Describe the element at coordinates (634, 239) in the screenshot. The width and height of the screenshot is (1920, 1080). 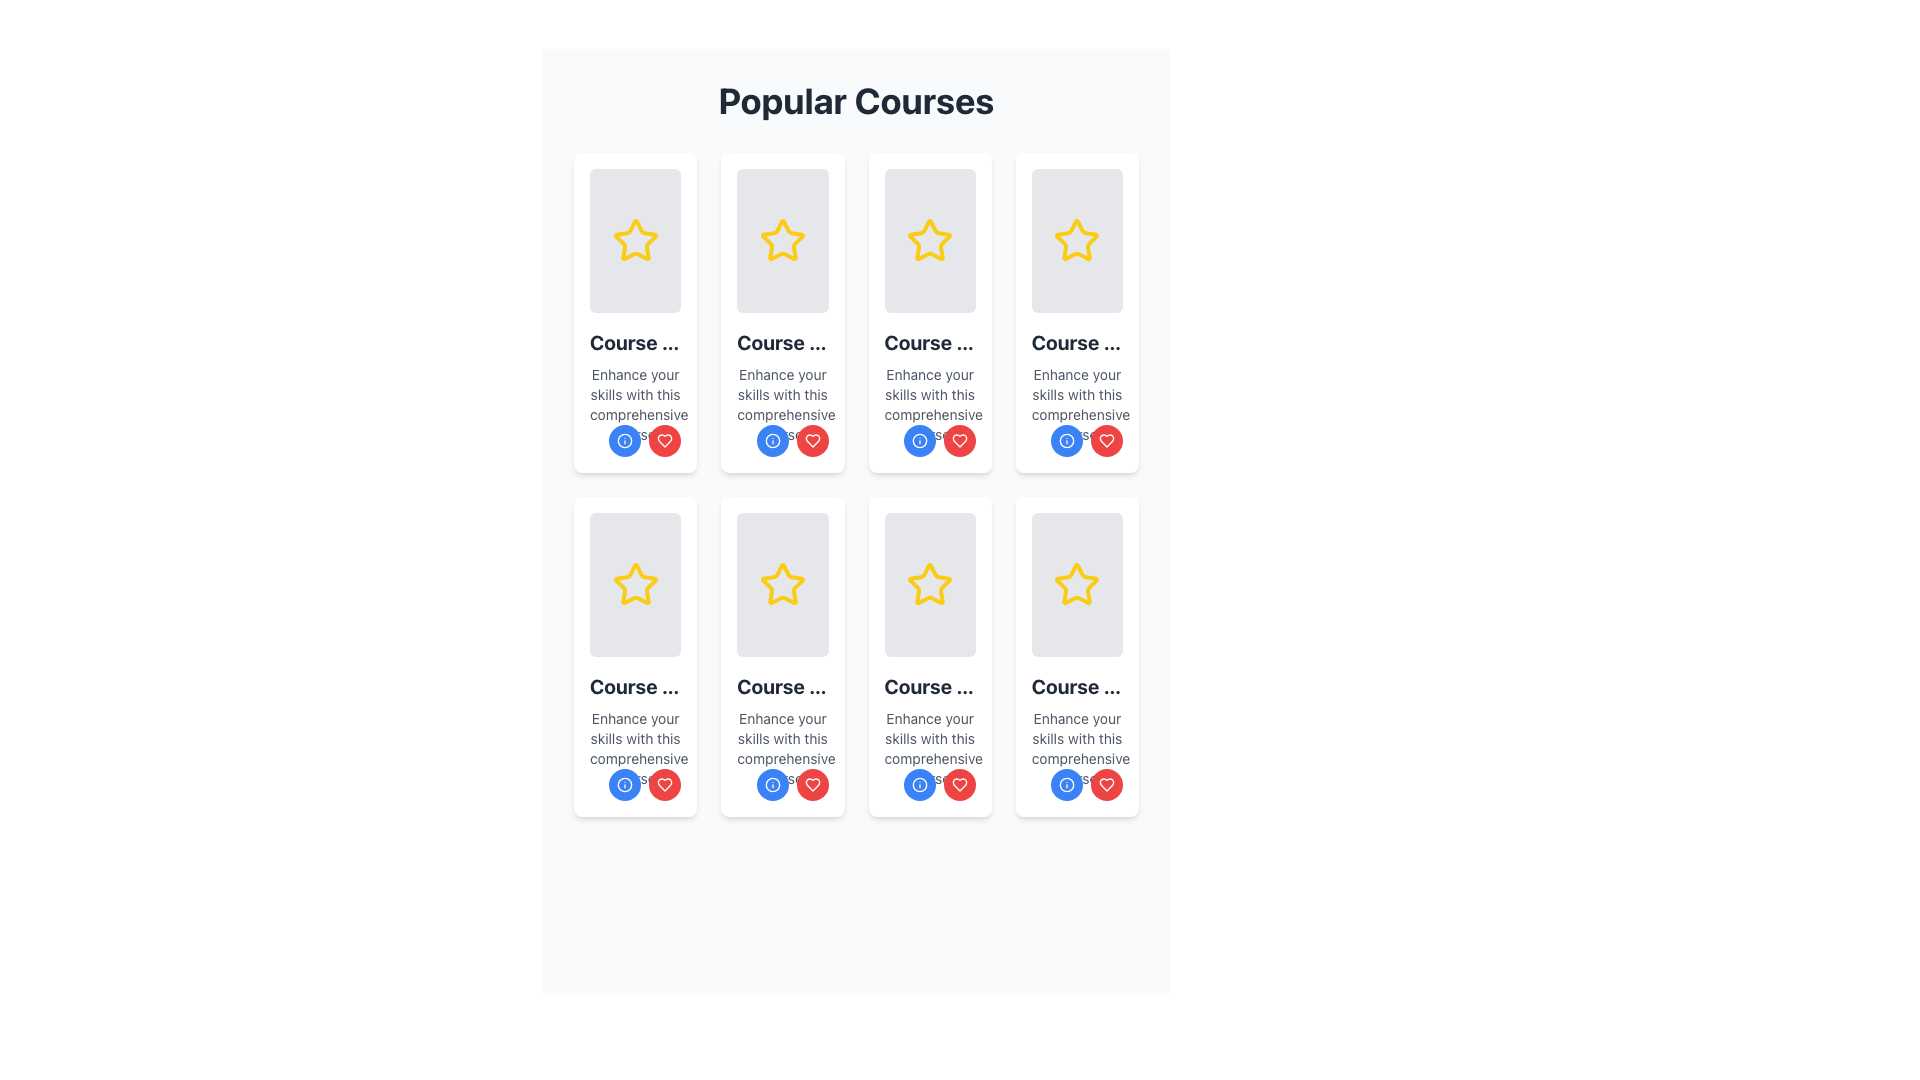
I see `the star icon graphic that represents ratings or favorites in the first card of the grid layout, located above the 'Course ...' text` at that location.